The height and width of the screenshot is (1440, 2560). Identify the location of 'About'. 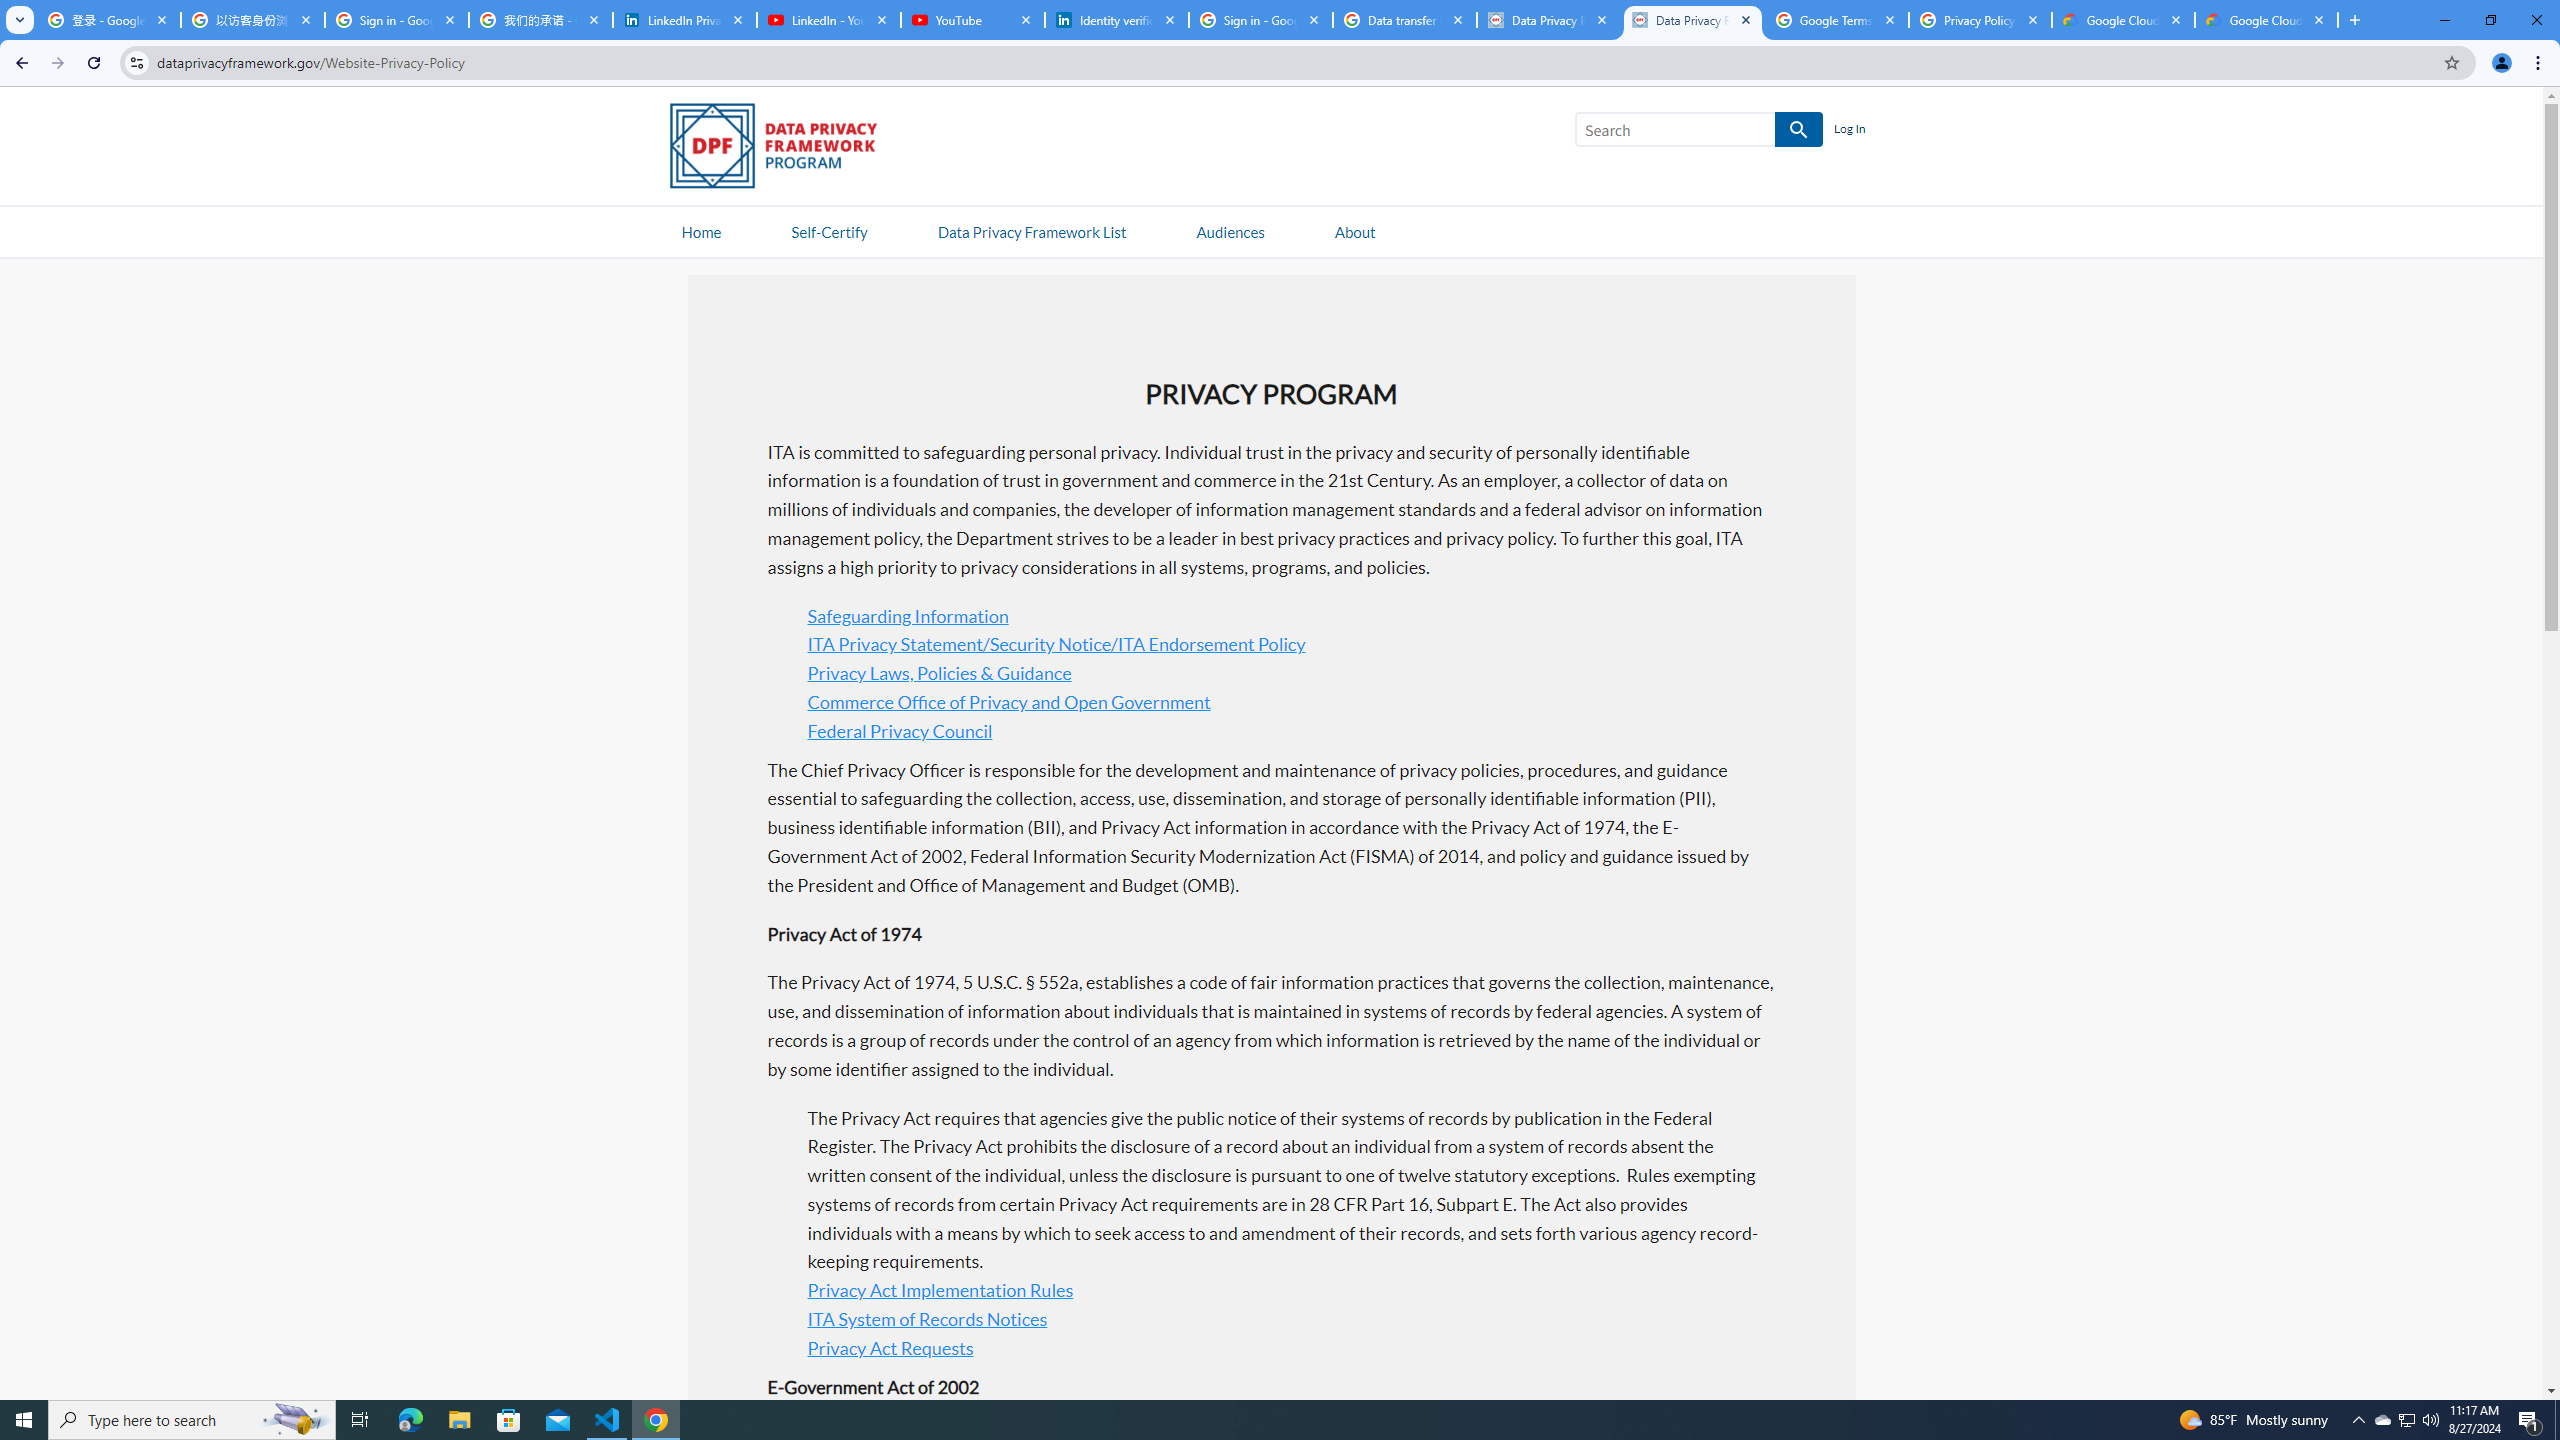
(1353, 230).